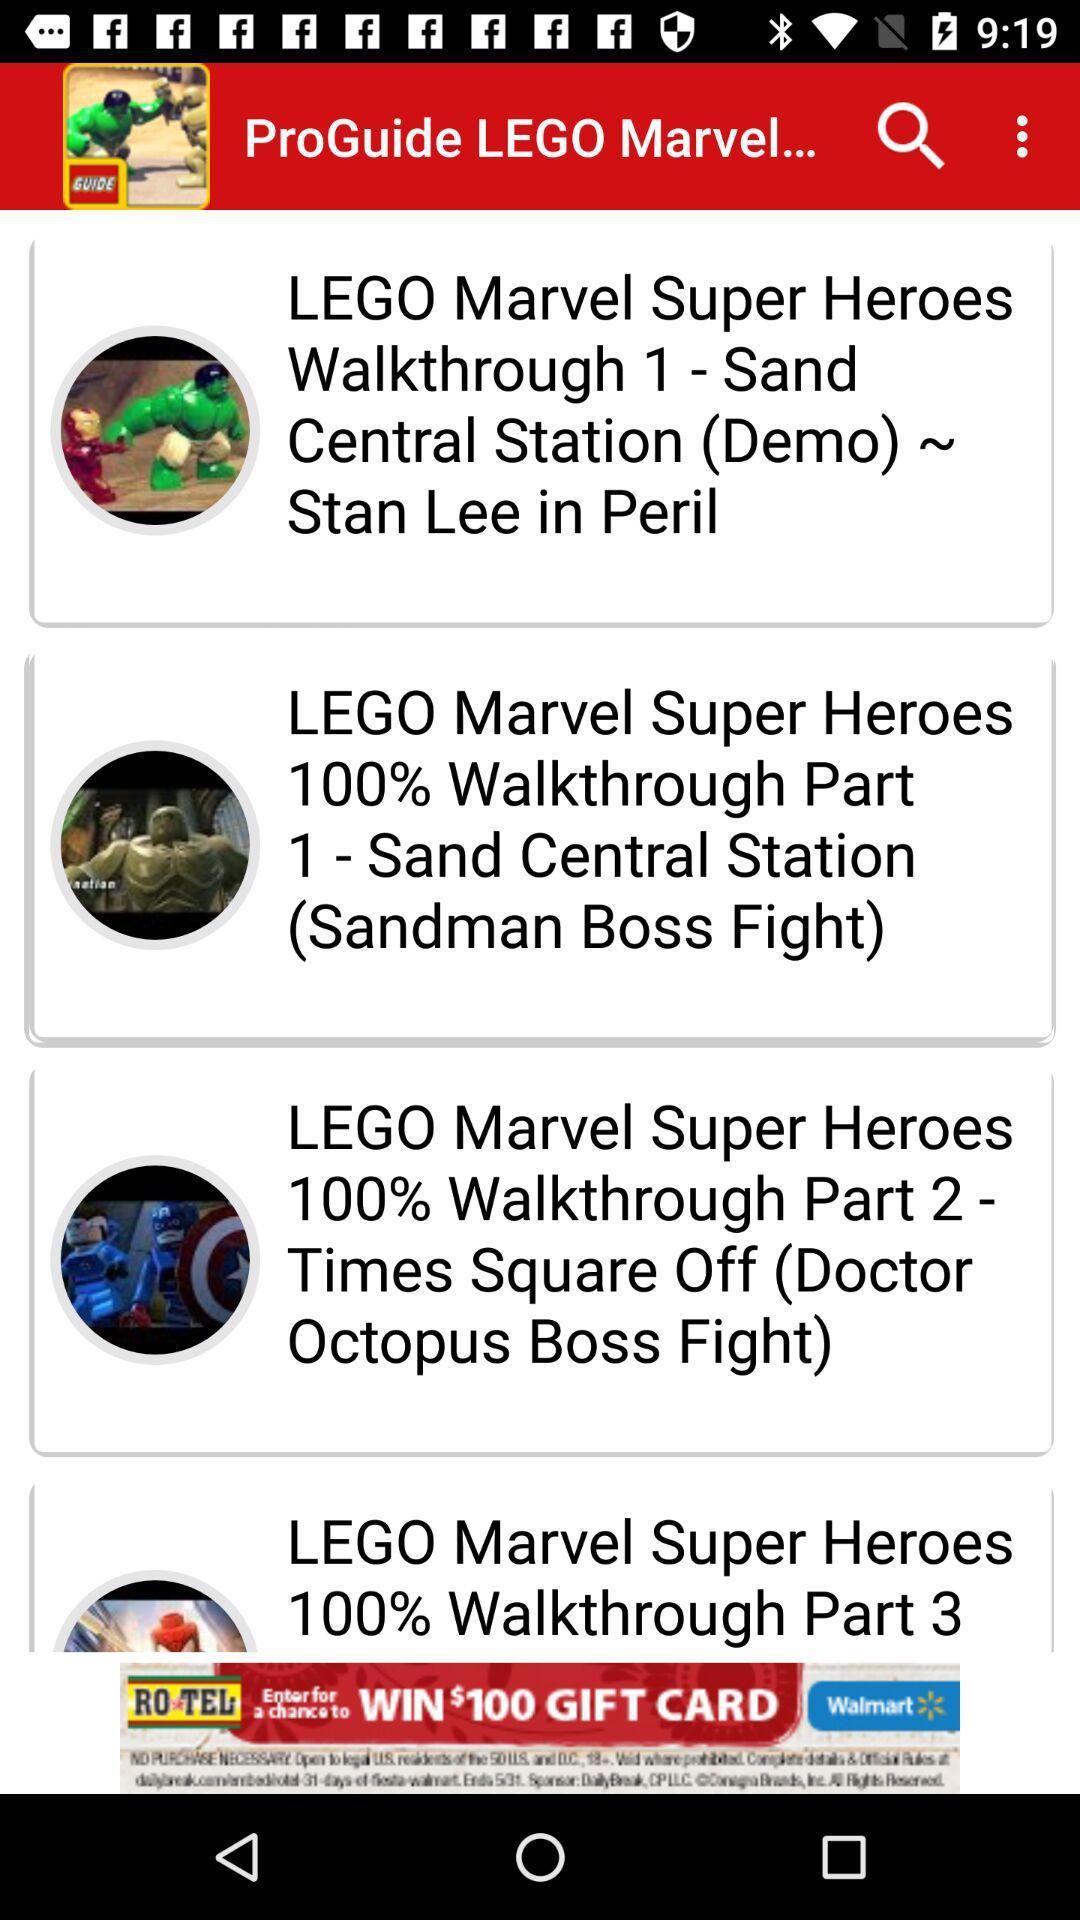 The image size is (1080, 1920). I want to click on win card, so click(540, 1727).